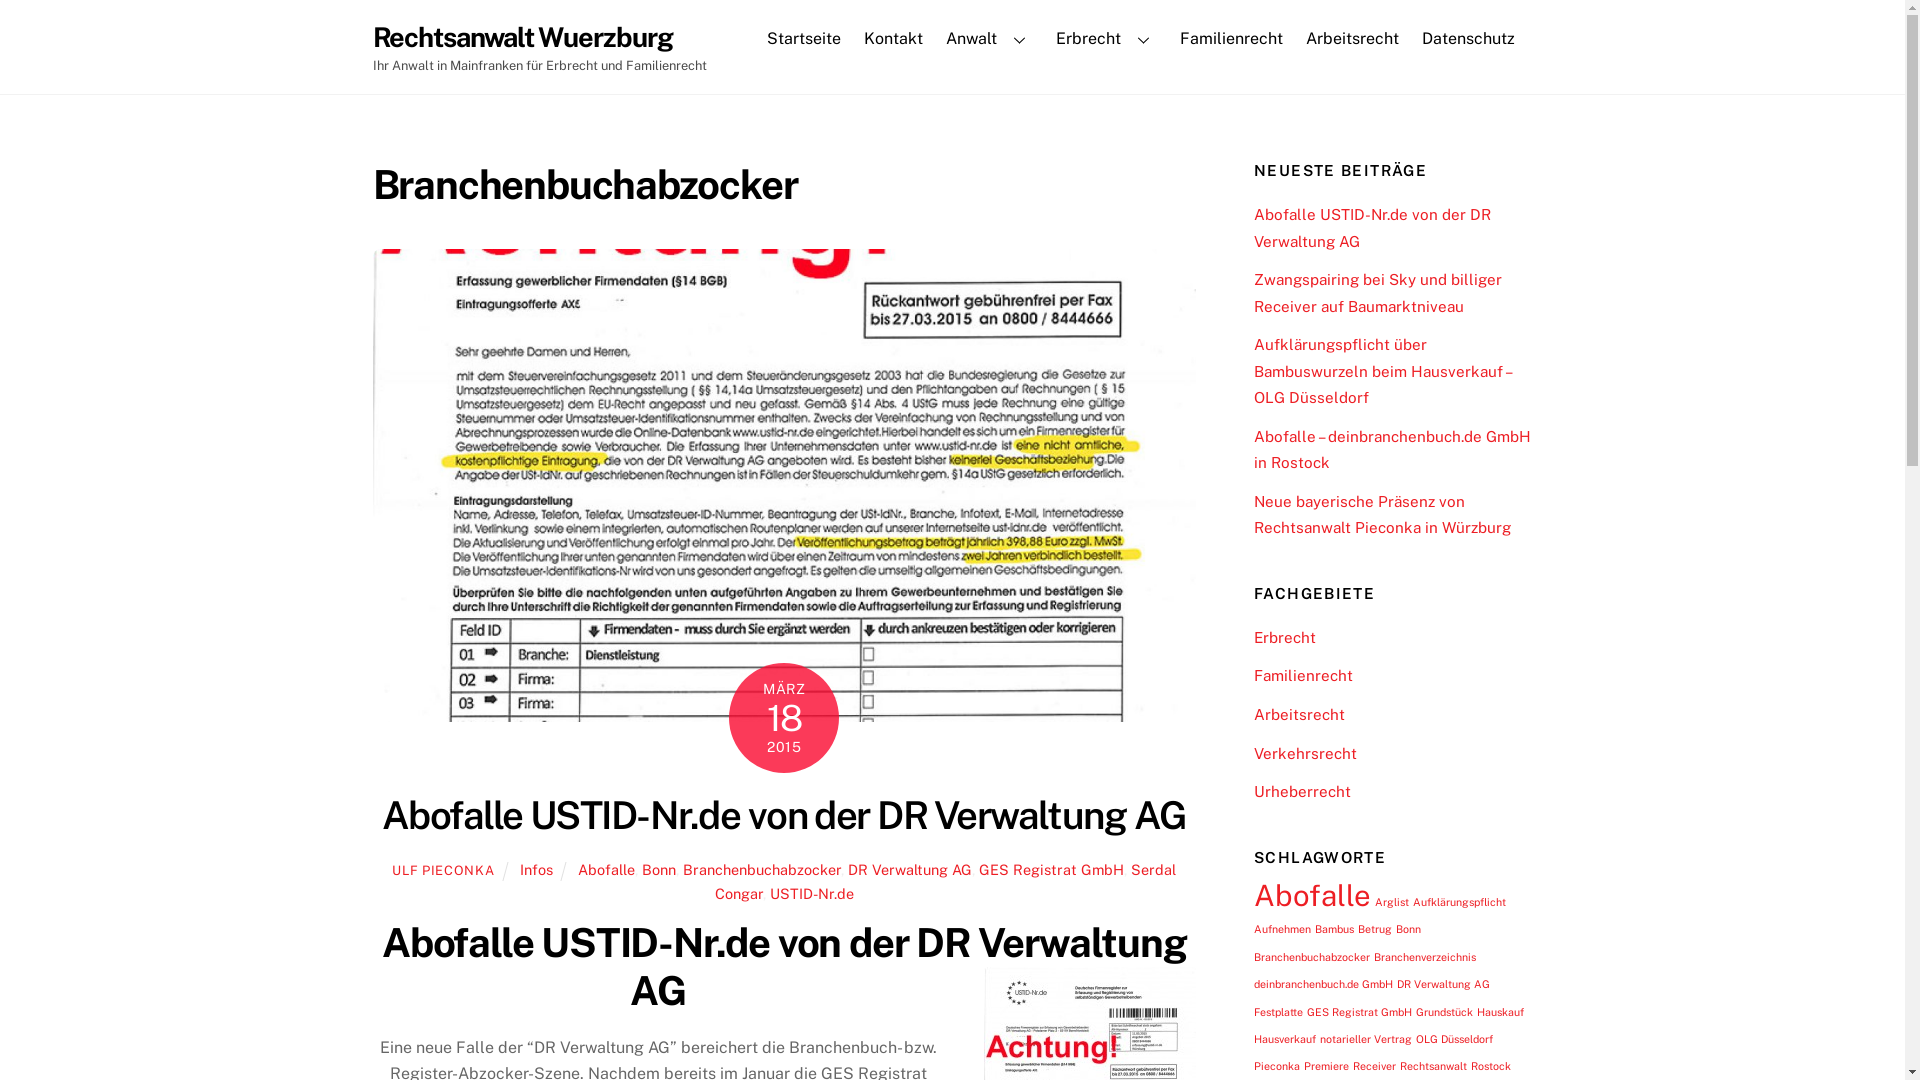 Image resolution: width=1920 pixels, height=1080 pixels. I want to click on 'Betrug', so click(1373, 929).